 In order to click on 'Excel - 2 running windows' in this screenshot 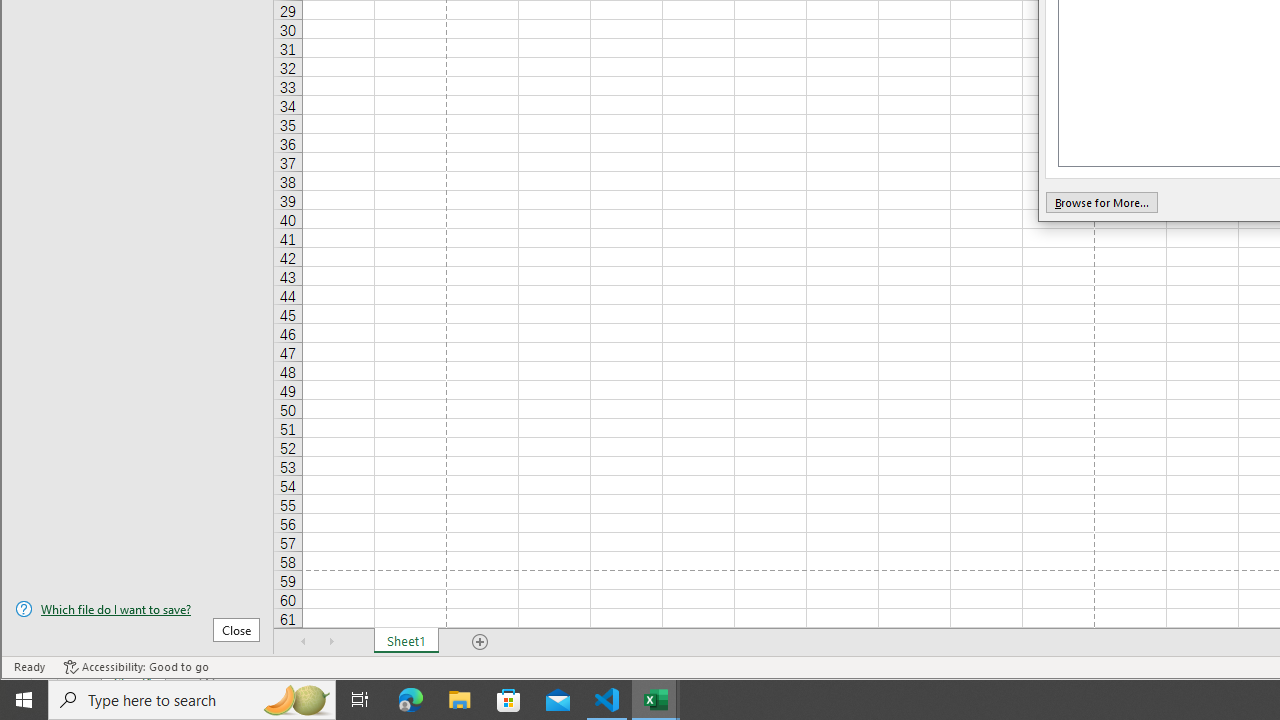, I will do `click(656, 698)`.